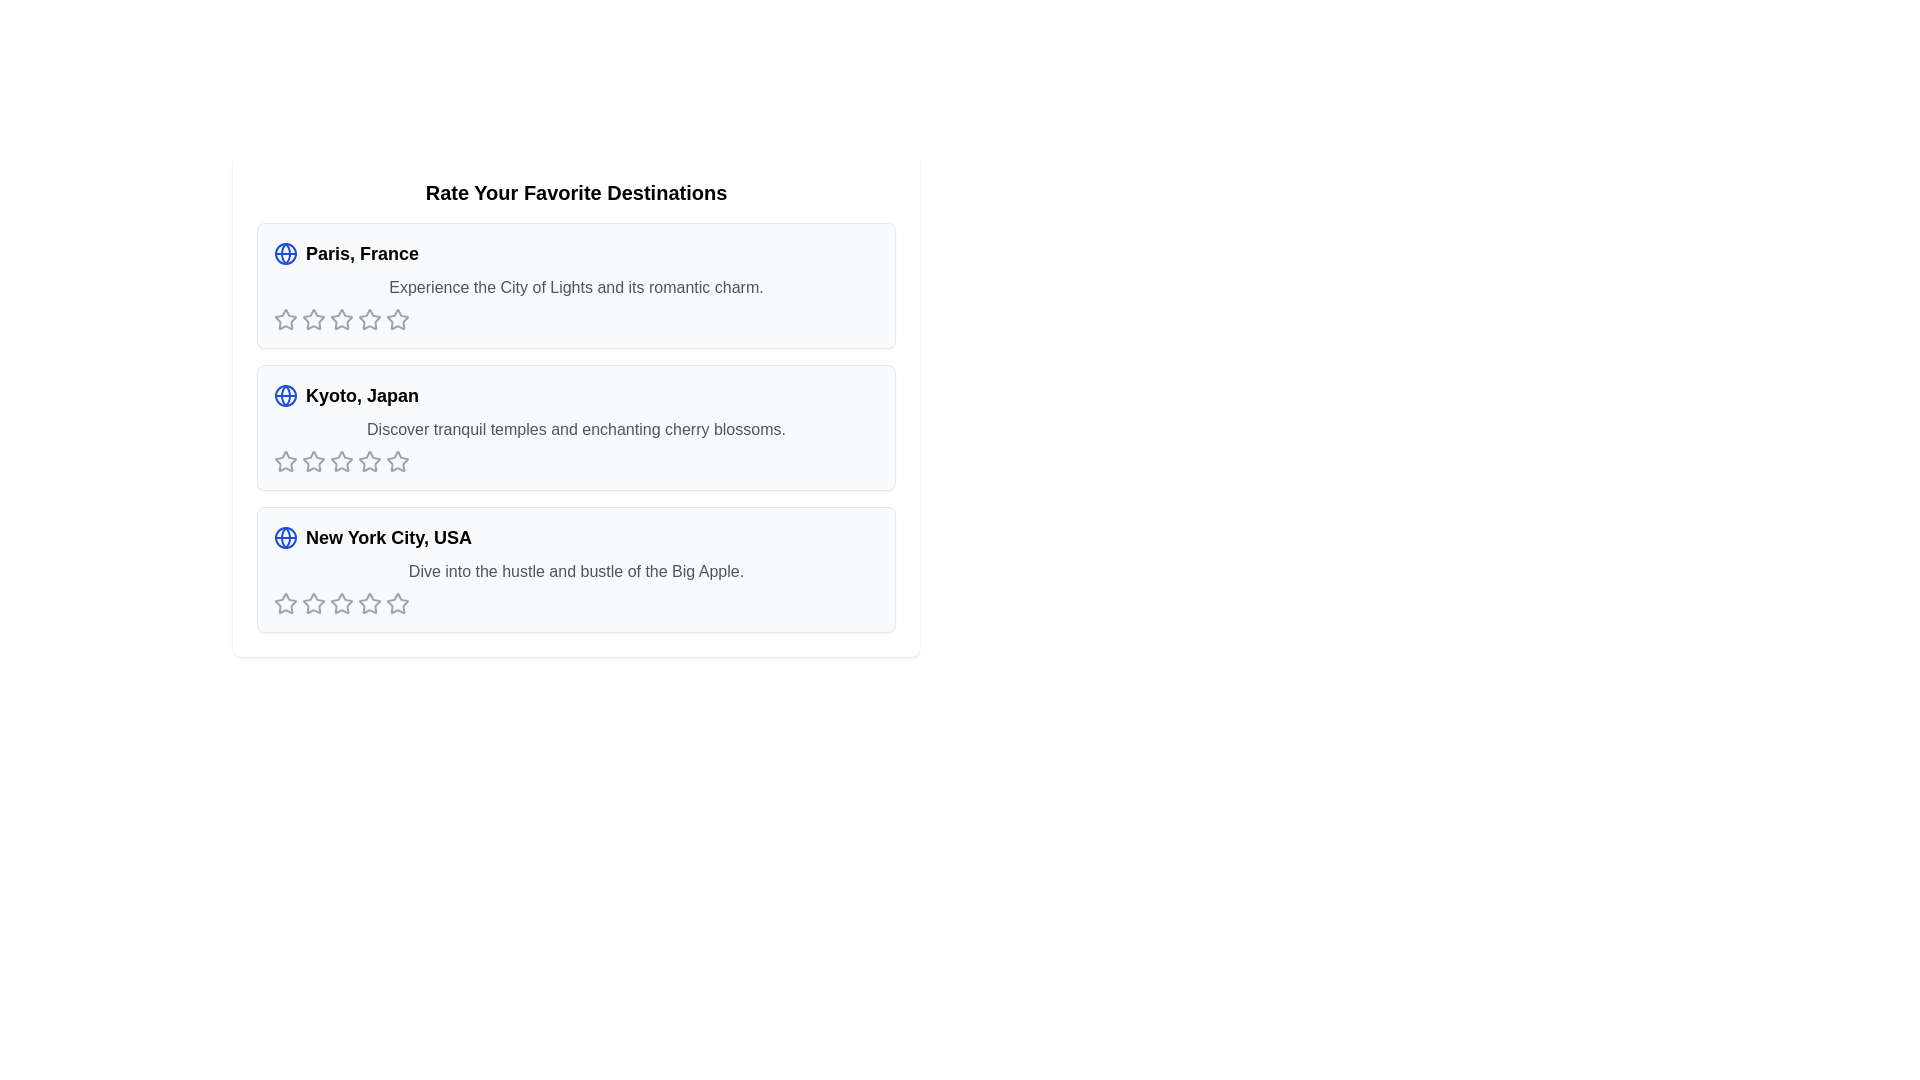 The height and width of the screenshot is (1080, 1920). I want to click on the first rating star icon for the 'New York City, USA' entry in the rating system located at the bottom of the interface, so click(285, 603).